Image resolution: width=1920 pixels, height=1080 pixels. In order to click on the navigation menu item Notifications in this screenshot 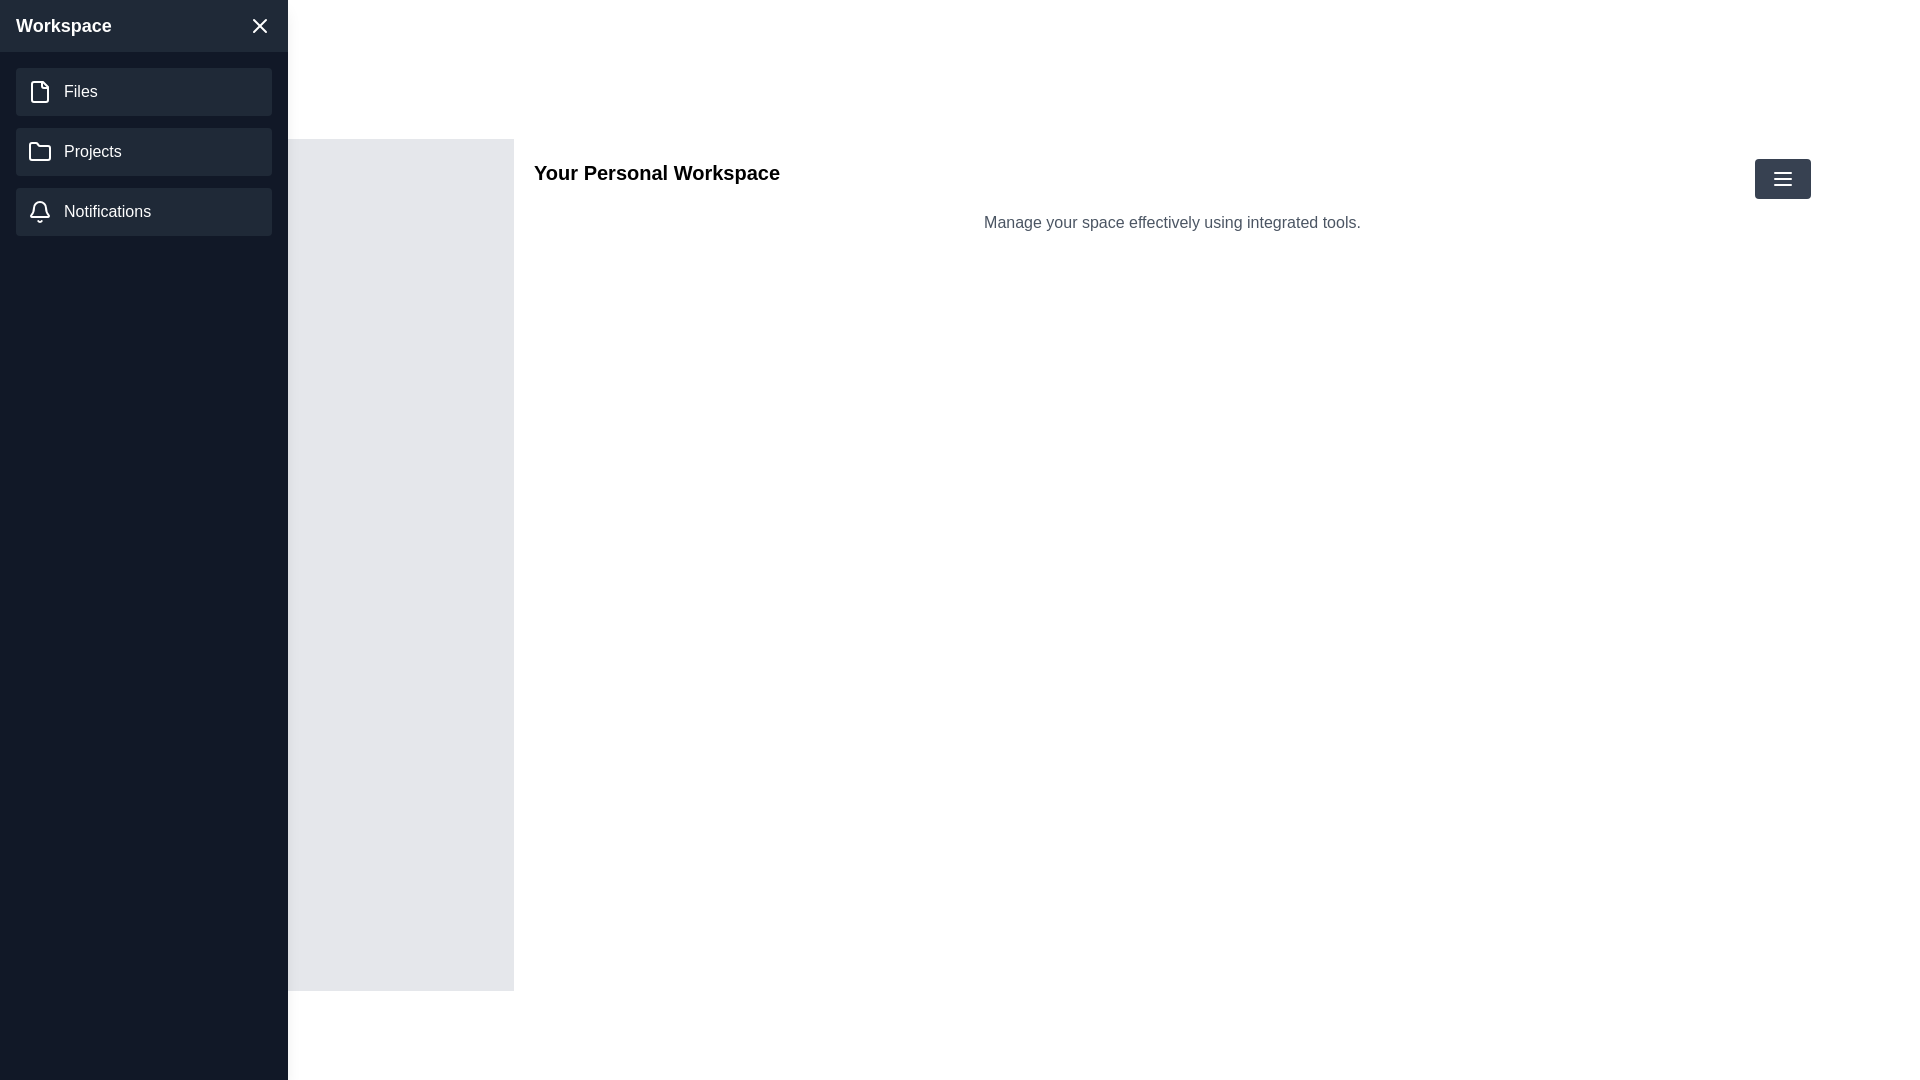, I will do `click(143, 212)`.